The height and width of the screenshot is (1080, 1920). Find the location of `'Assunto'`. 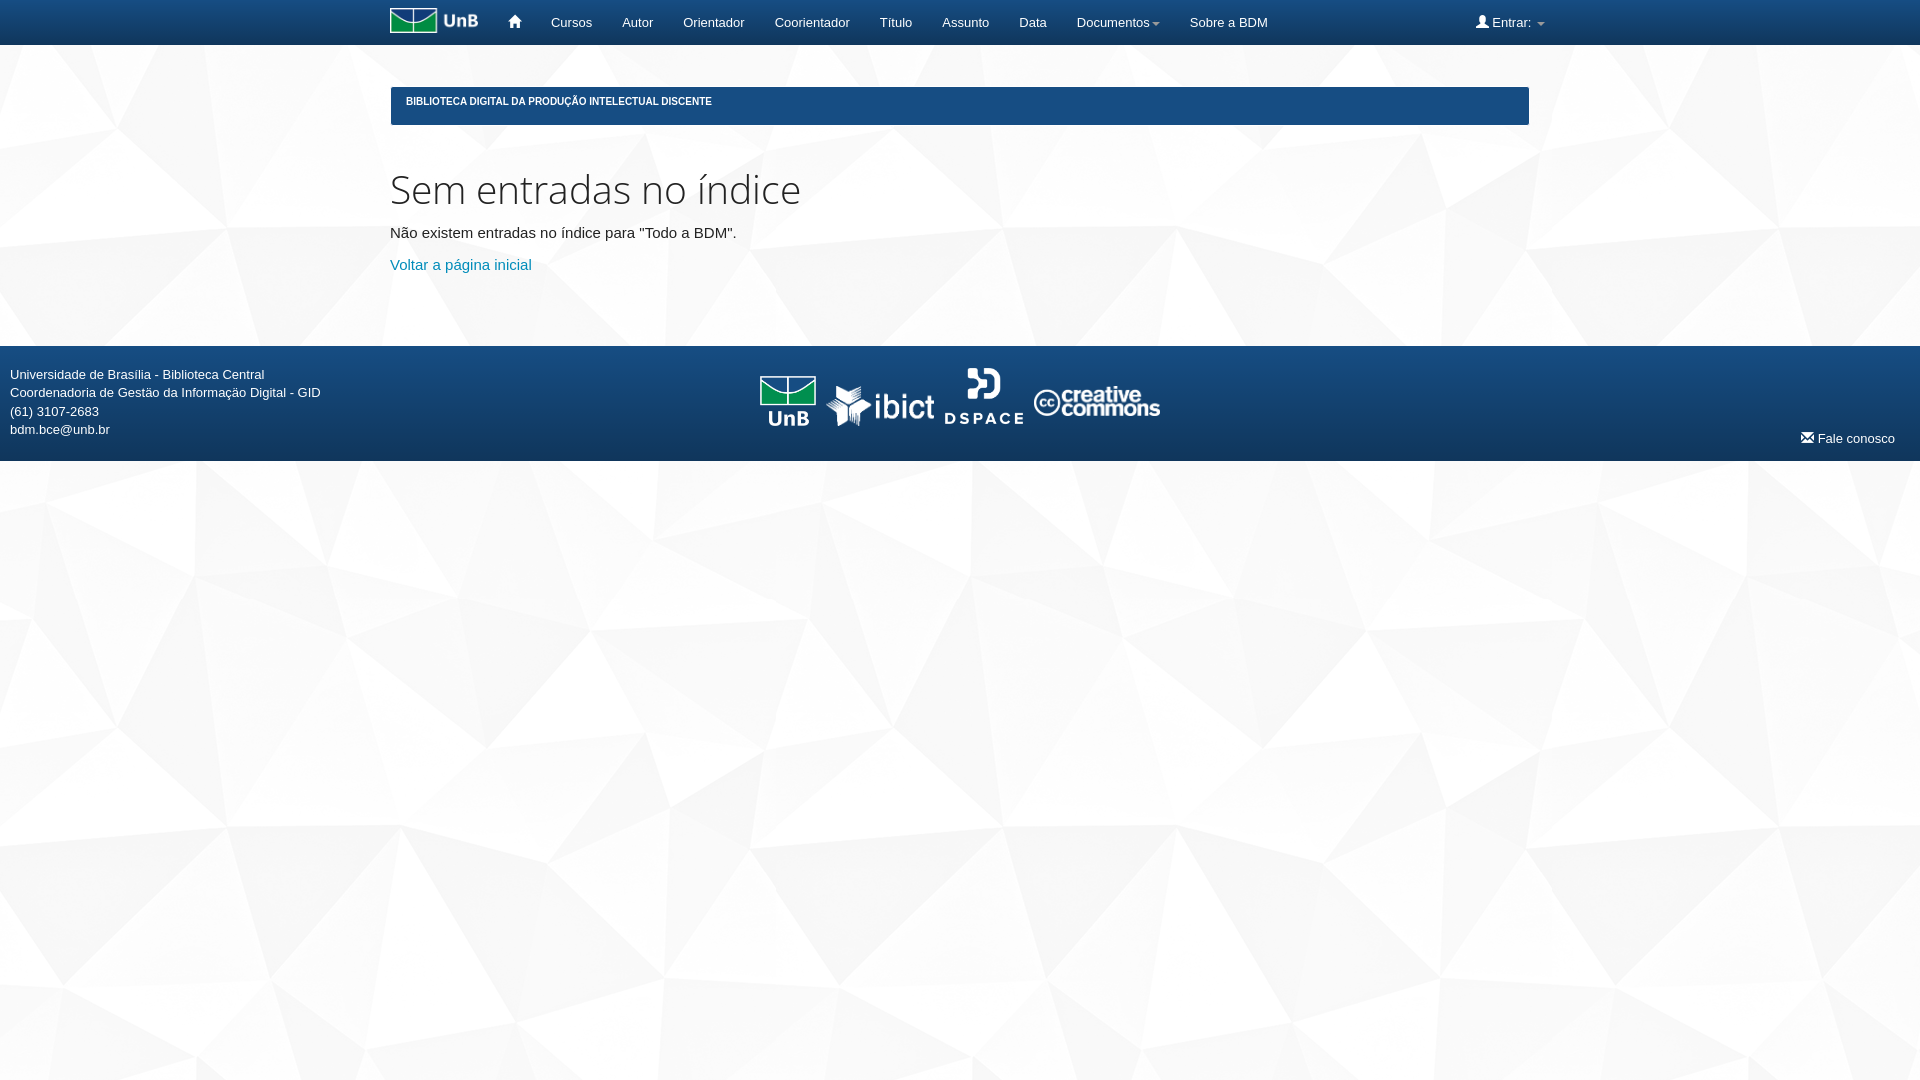

'Assunto' is located at coordinates (965, 22).